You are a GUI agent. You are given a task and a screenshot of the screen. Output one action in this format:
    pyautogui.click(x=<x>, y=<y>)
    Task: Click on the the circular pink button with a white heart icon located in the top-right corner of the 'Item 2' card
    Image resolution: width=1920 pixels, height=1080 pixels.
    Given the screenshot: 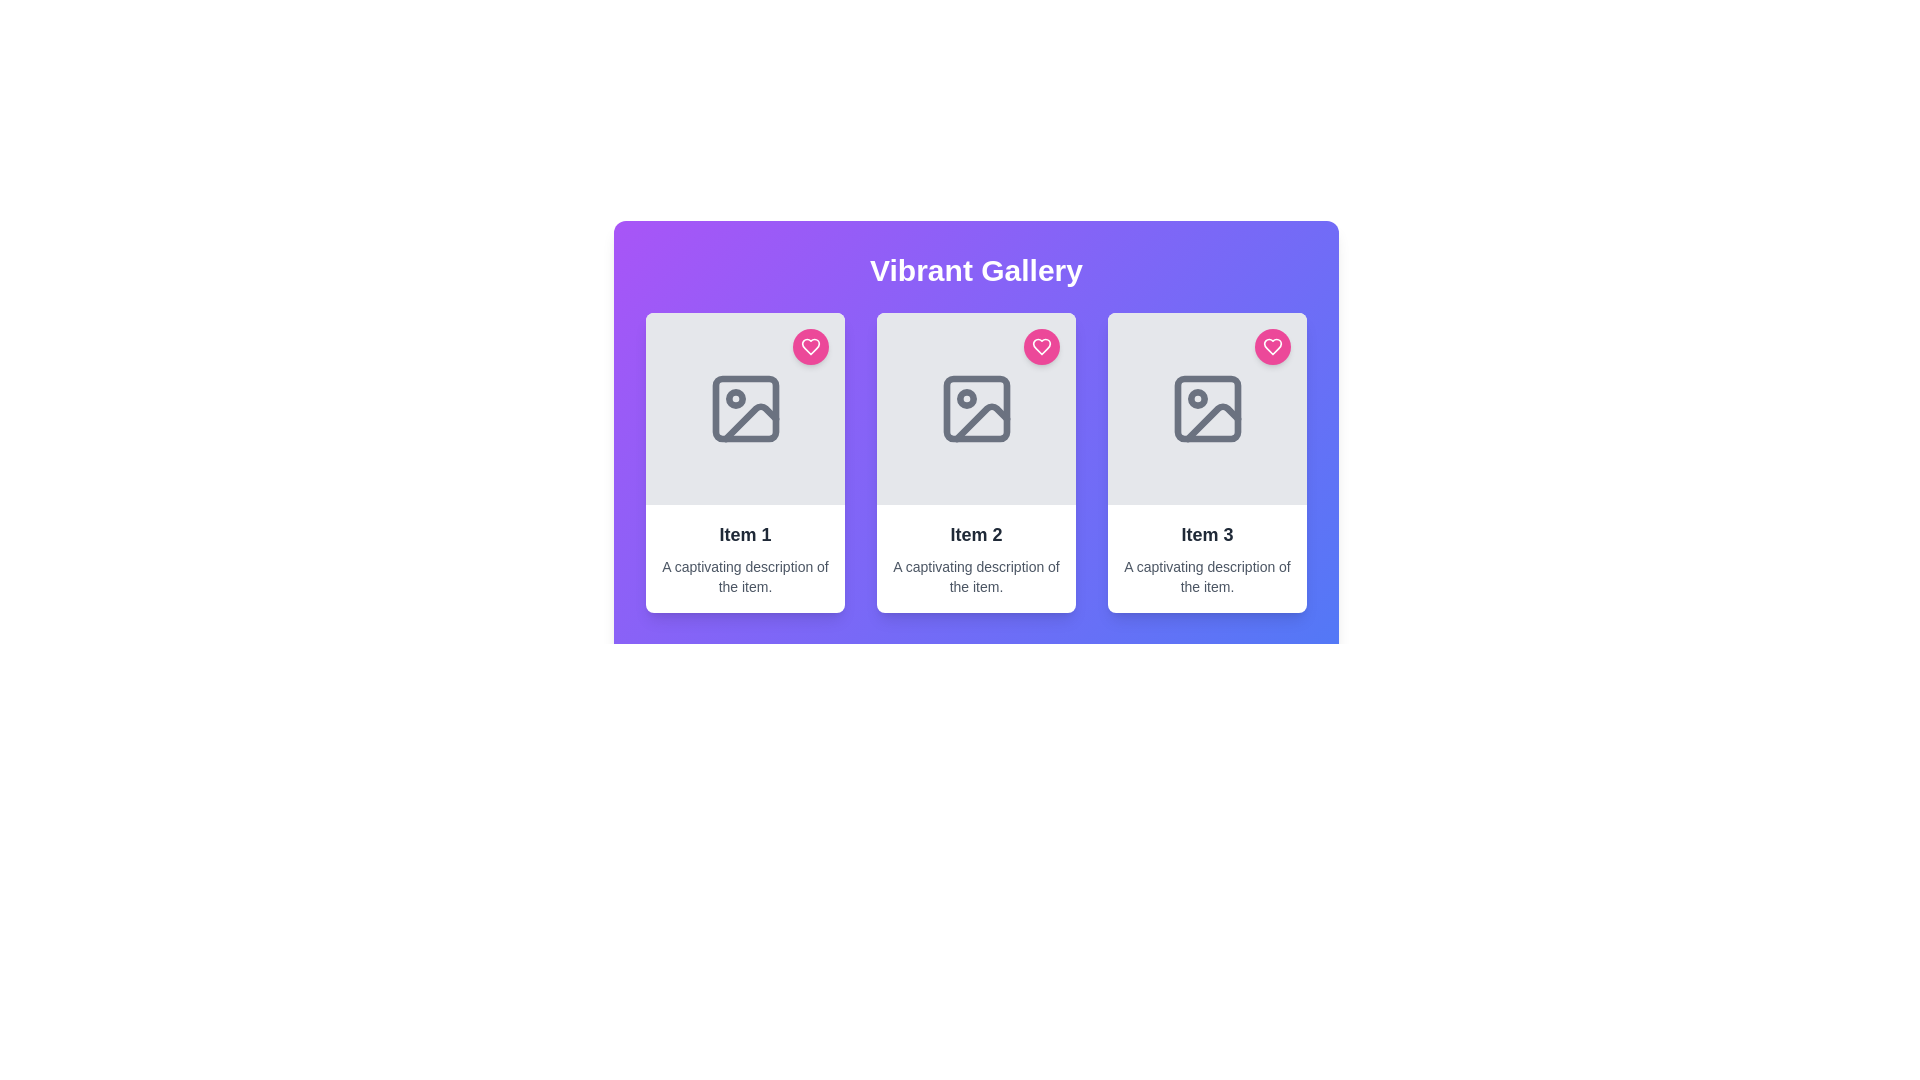 What is the action you would take?
    pyautogui.click(x=1040, y=346)
    